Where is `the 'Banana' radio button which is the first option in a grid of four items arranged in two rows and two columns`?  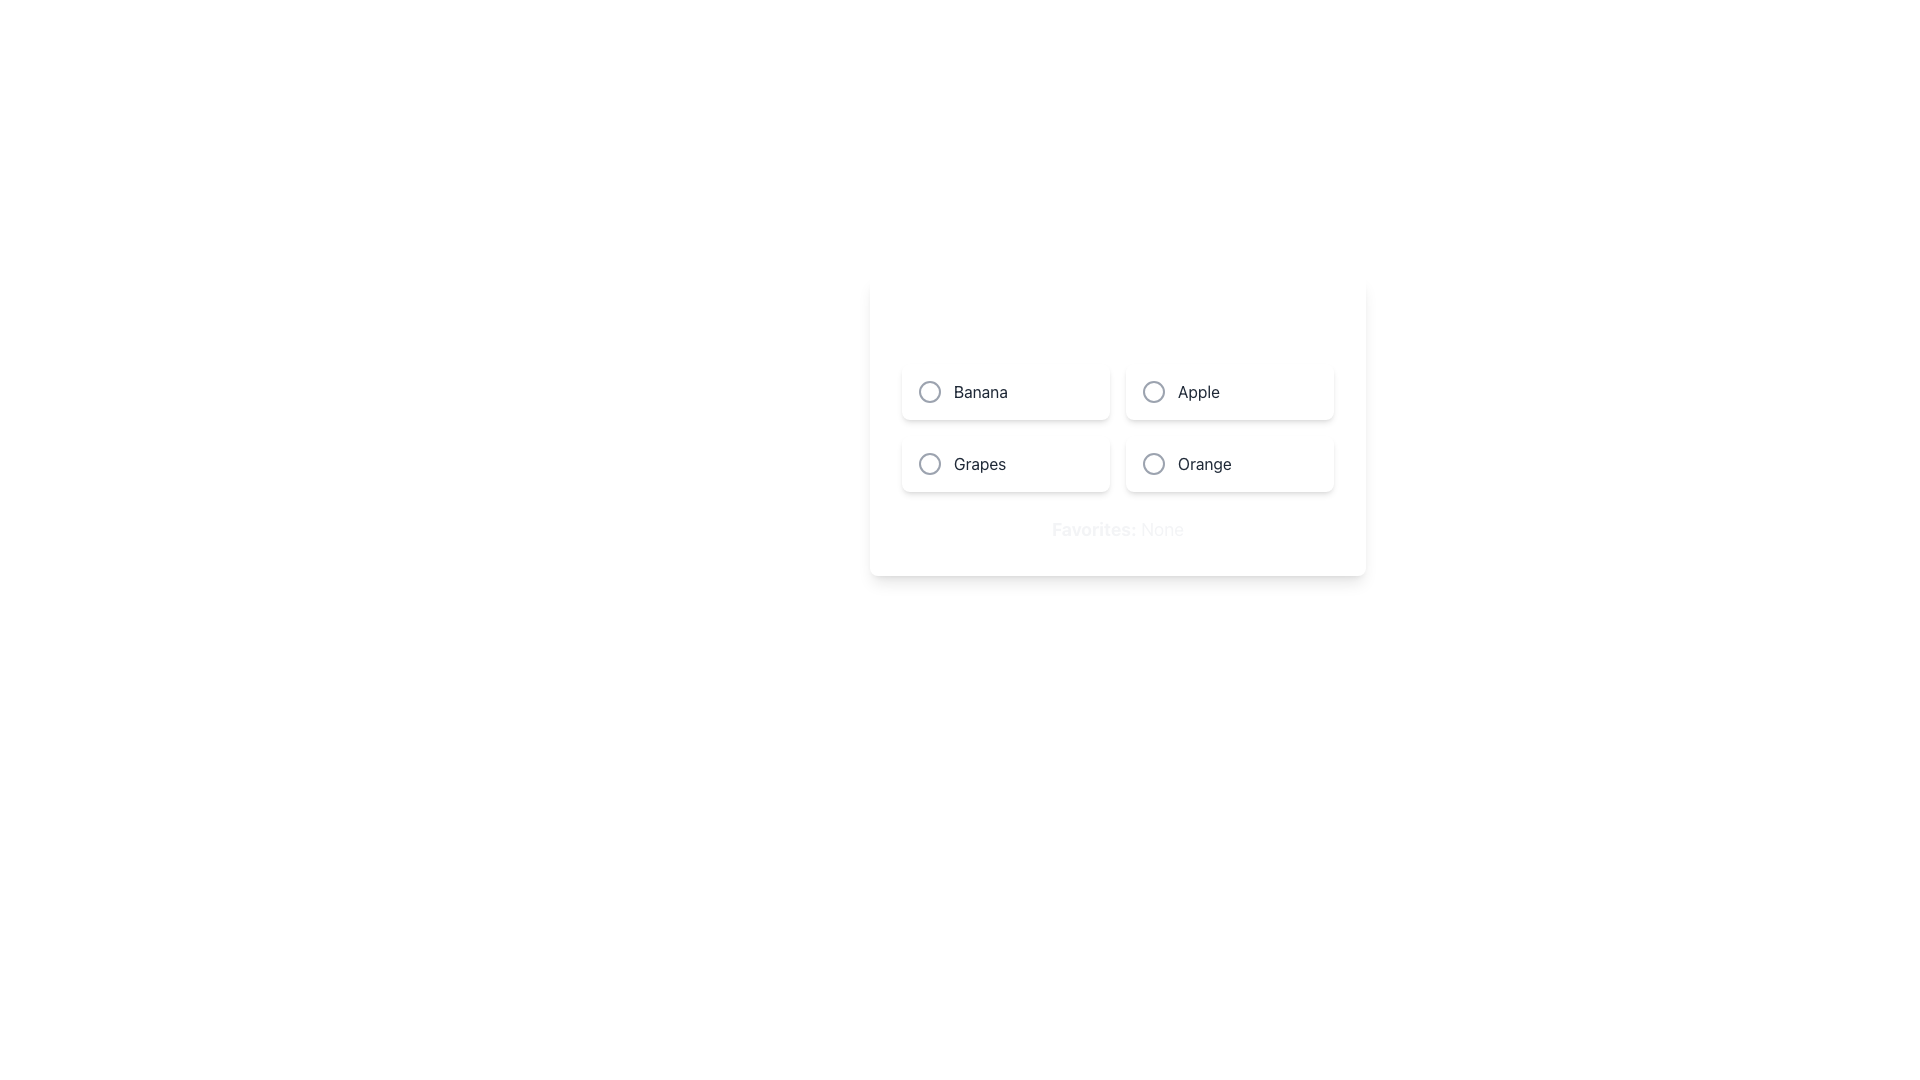
the 'Banana' radio button which is the first option in a grid of four items arranged in two rows and two columns is located at coordinates (1006, 392).